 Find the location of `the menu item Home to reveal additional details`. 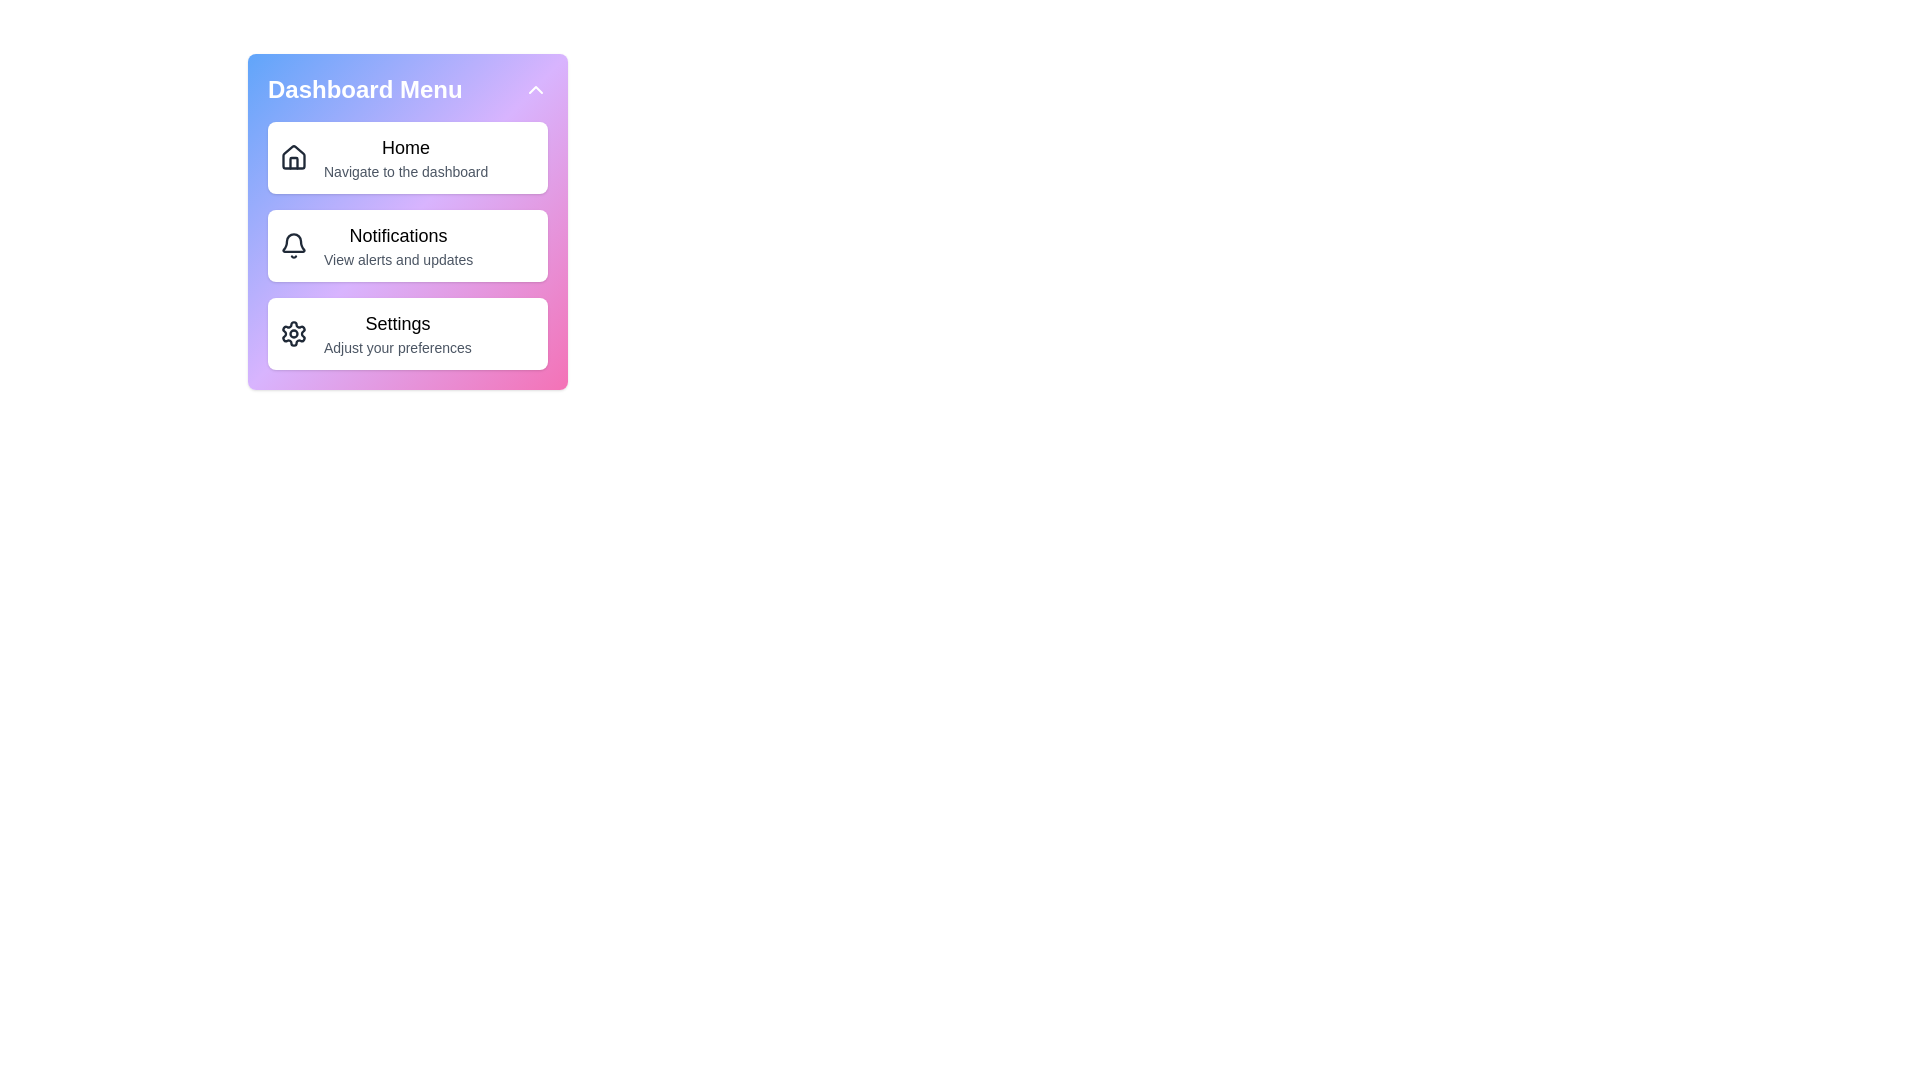

the menu item Home to reveal additional details is located at coordinates (407, 157).